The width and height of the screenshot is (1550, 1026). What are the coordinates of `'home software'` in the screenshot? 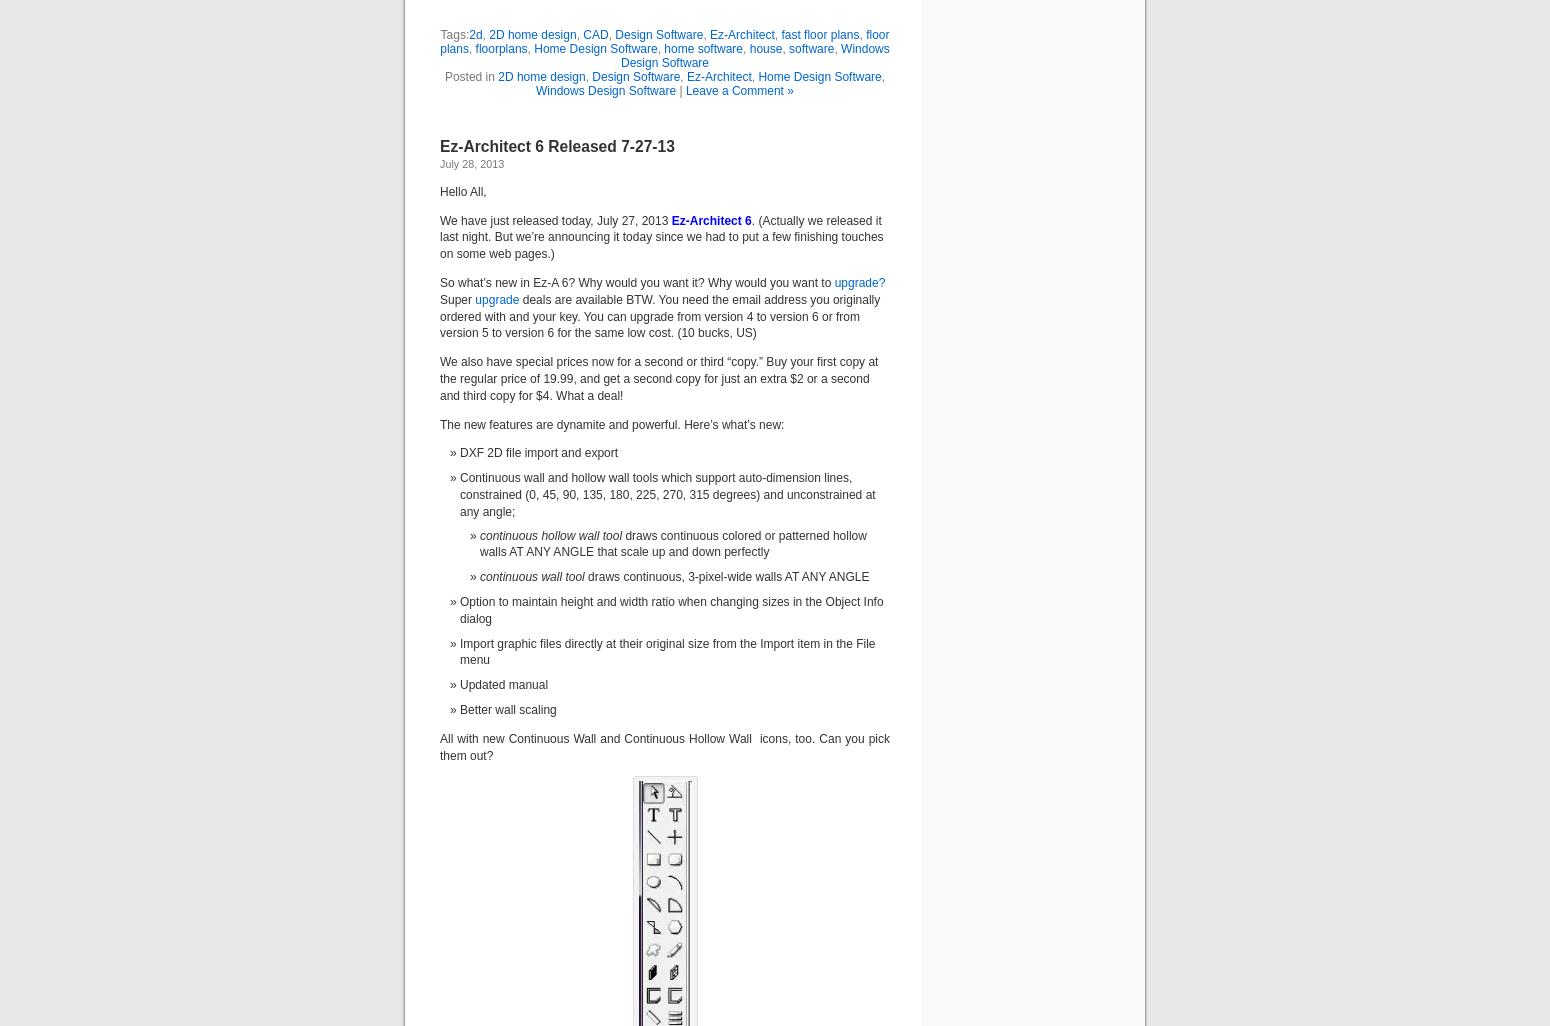 It's located at (703, 48).